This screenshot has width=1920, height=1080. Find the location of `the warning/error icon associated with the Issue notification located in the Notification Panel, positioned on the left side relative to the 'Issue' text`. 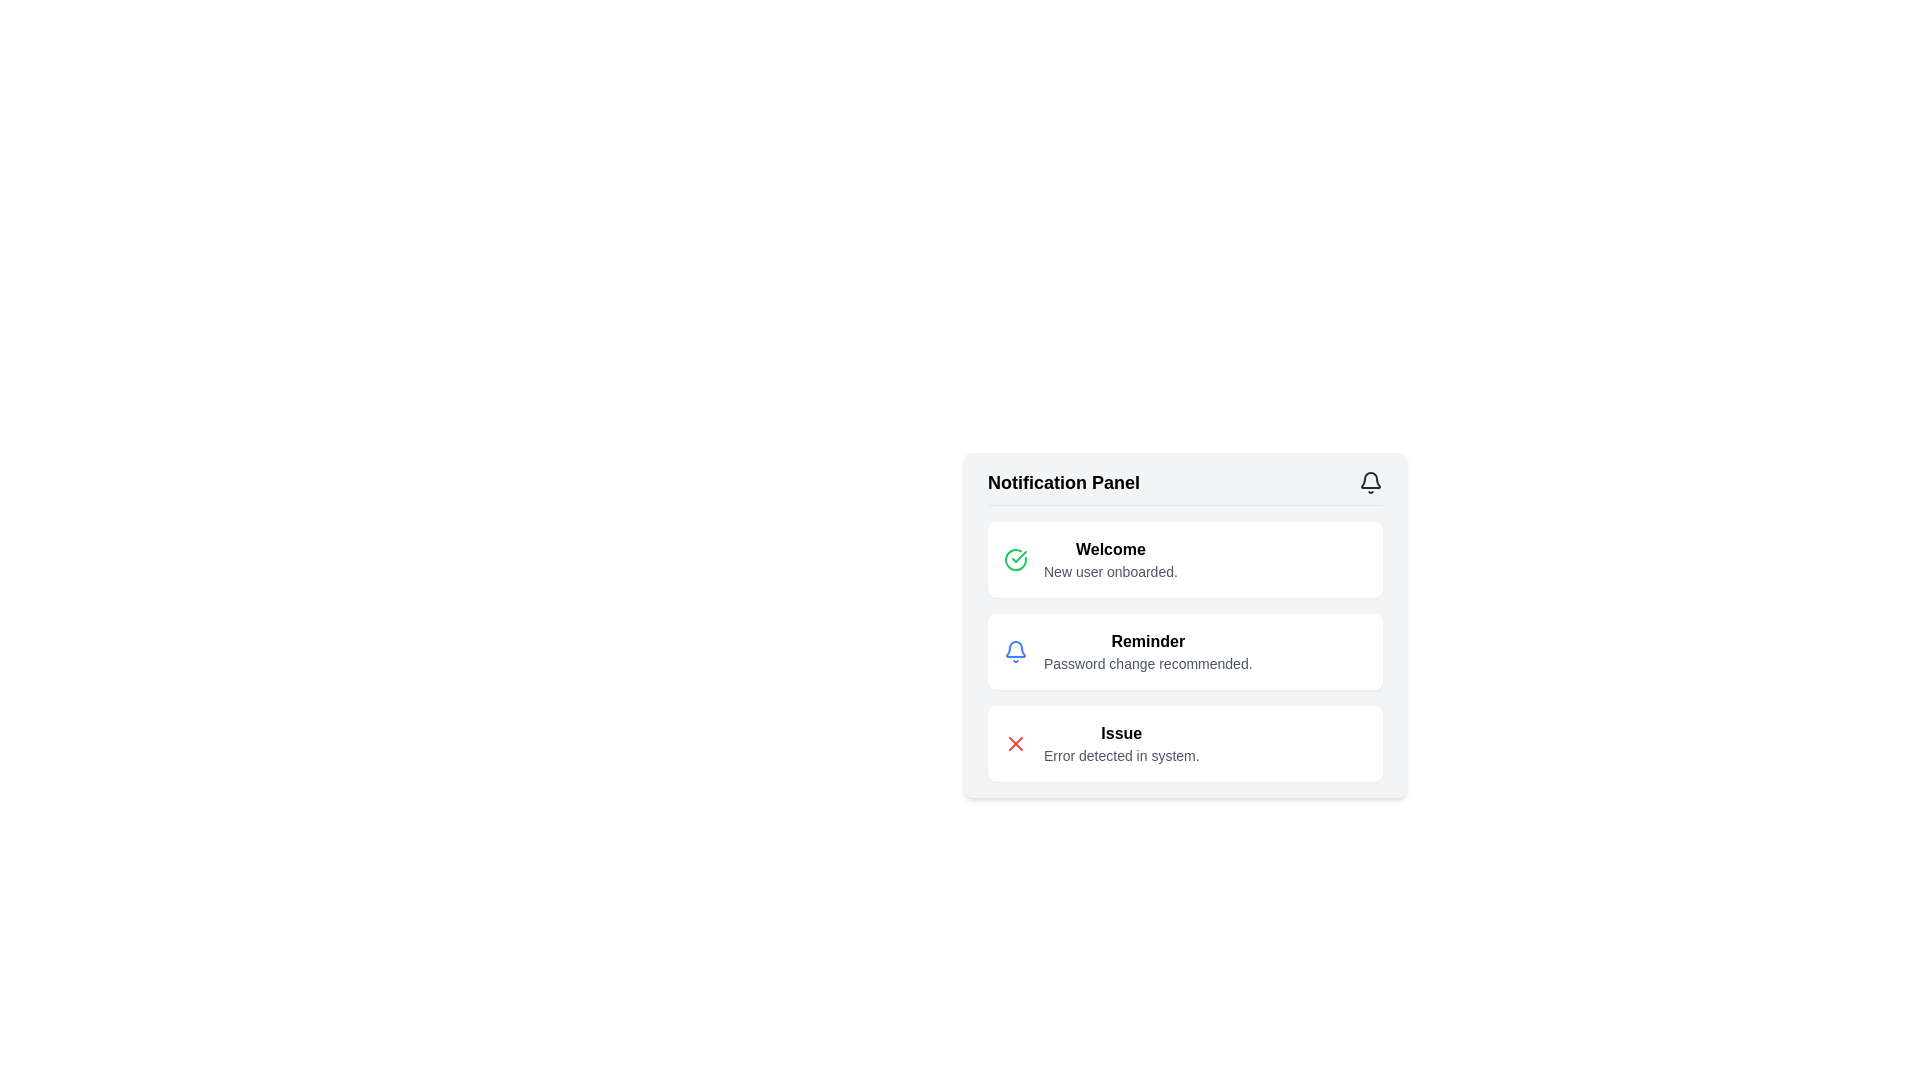

the warning/error icon associated with the Issue notification located in the Notification Panel, positioned on the left side relative to the 'Issue' text is located at coordinates (1016, 744).